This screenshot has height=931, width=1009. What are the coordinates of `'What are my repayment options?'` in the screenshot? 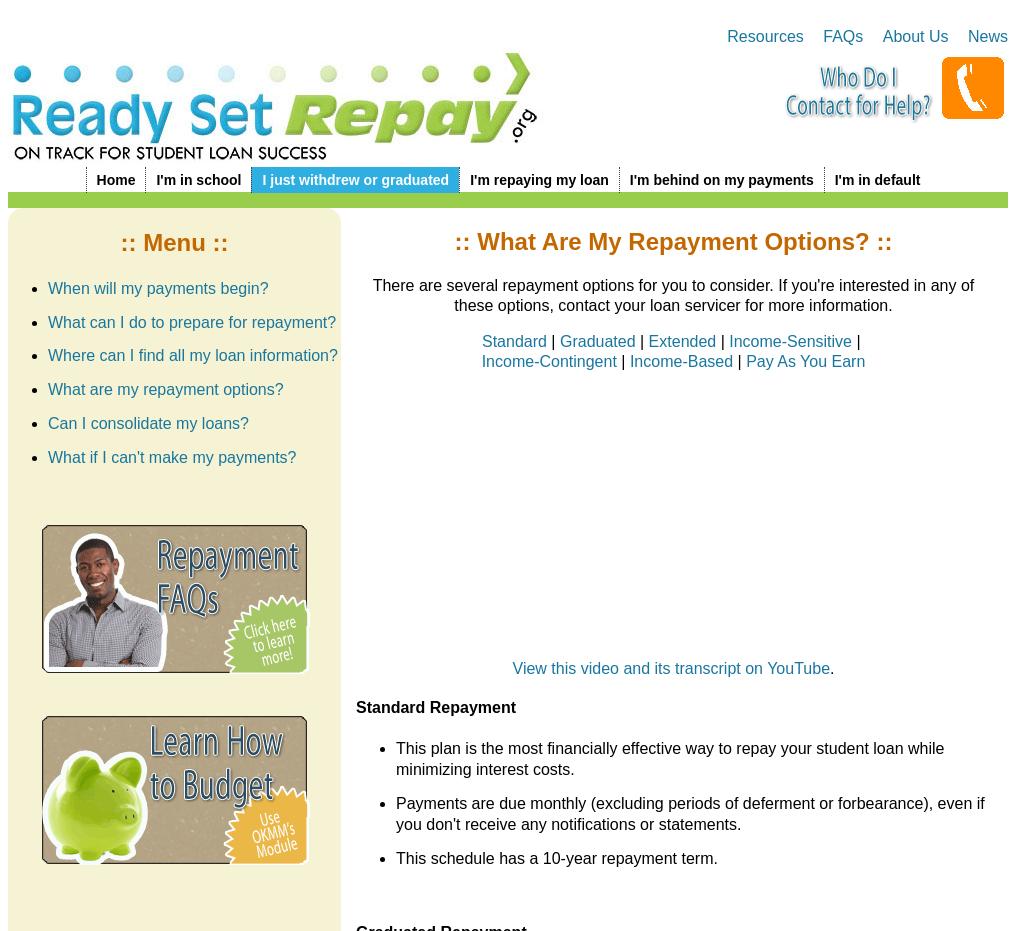 It's located at (164, 389).